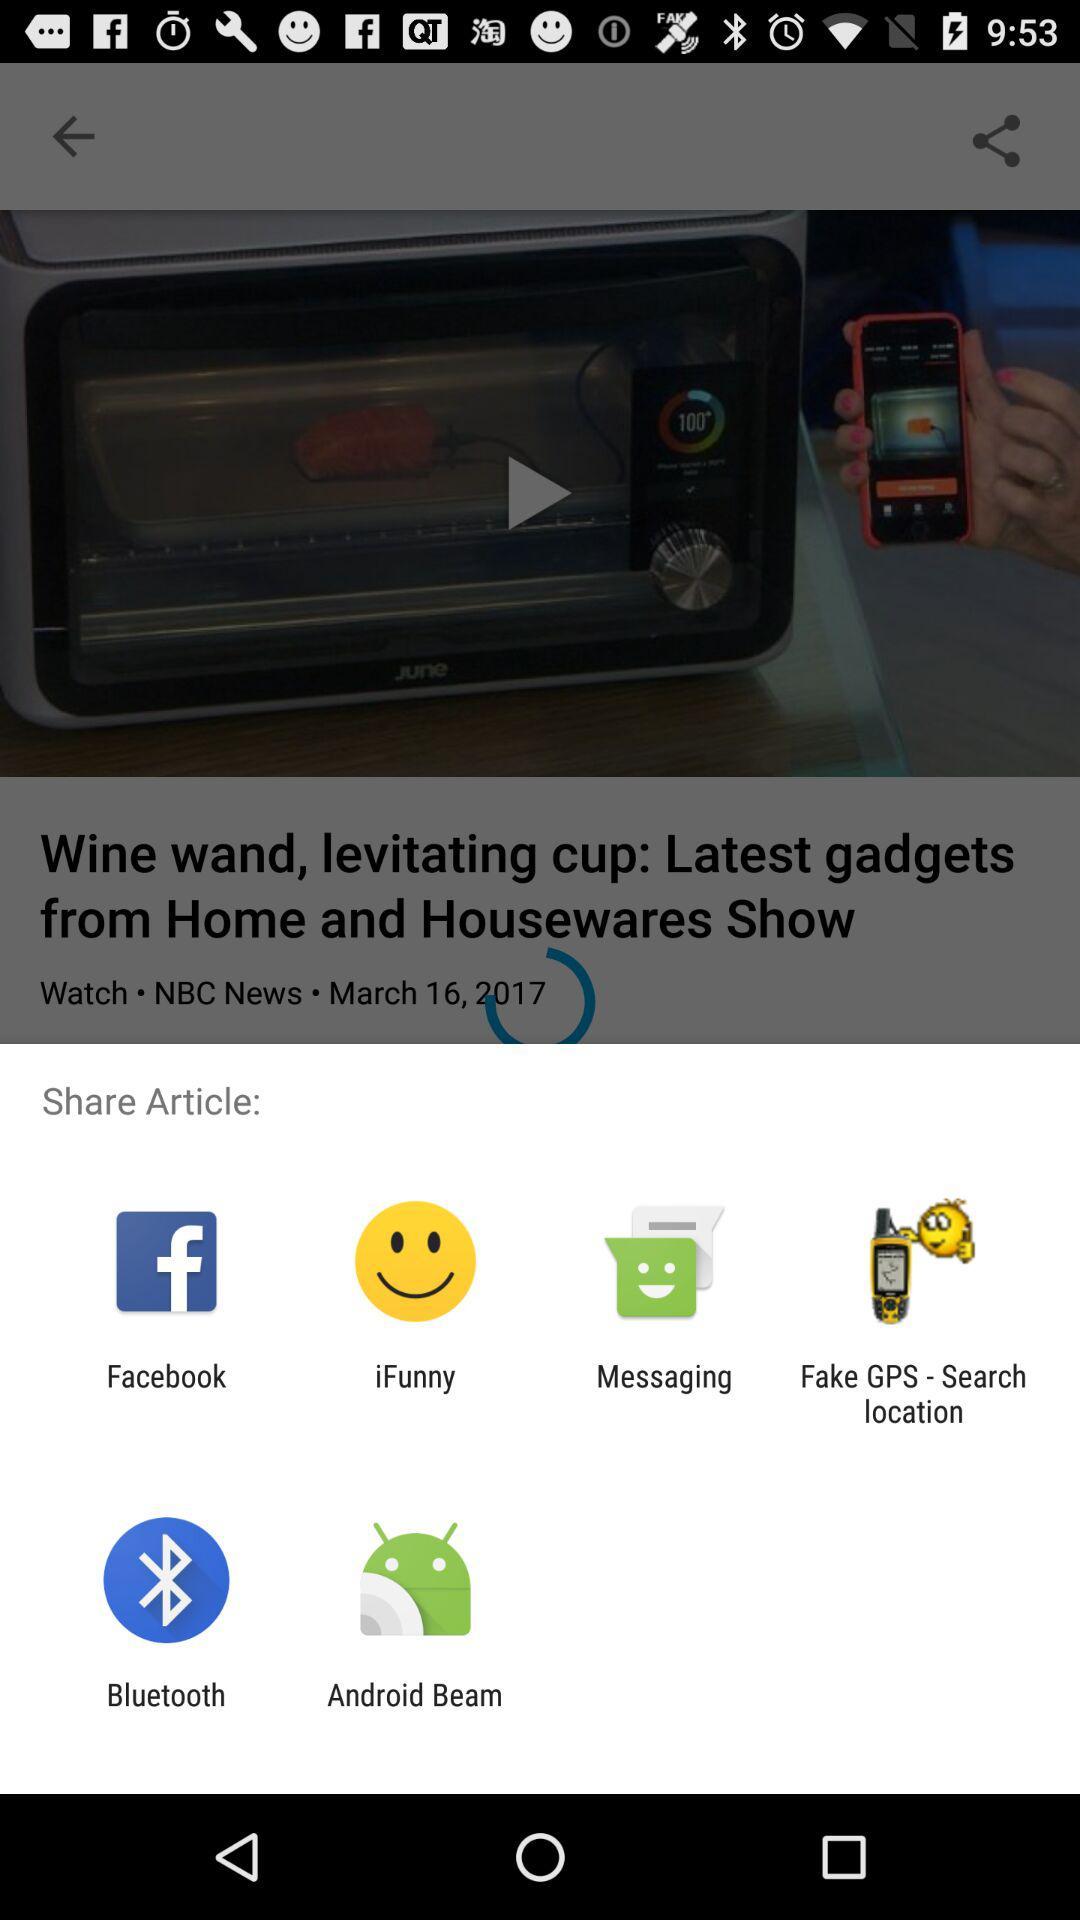  Describe the element at coordinates (913, 1392) in the screenshot. I see `the item at the bottom right corner` at that location.